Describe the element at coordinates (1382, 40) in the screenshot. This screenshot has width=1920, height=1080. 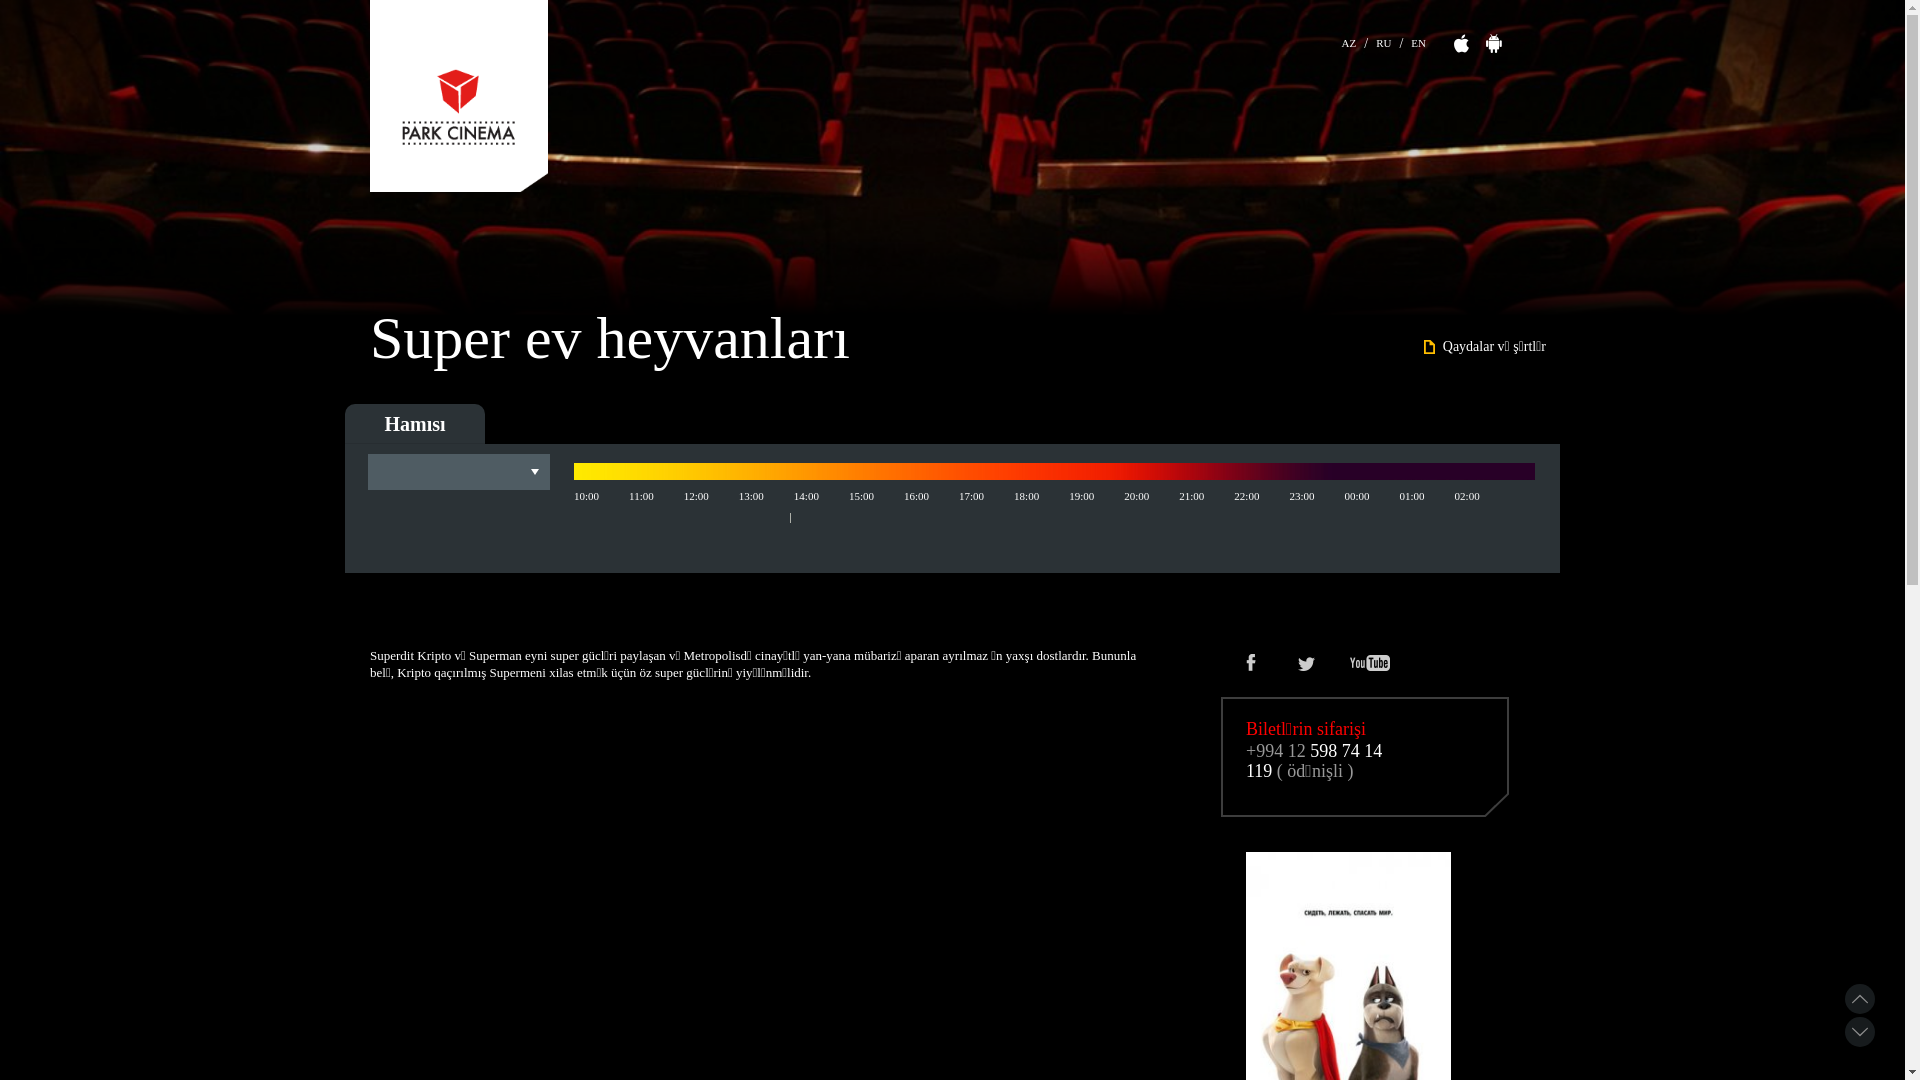
I see `'RU'` at that location.